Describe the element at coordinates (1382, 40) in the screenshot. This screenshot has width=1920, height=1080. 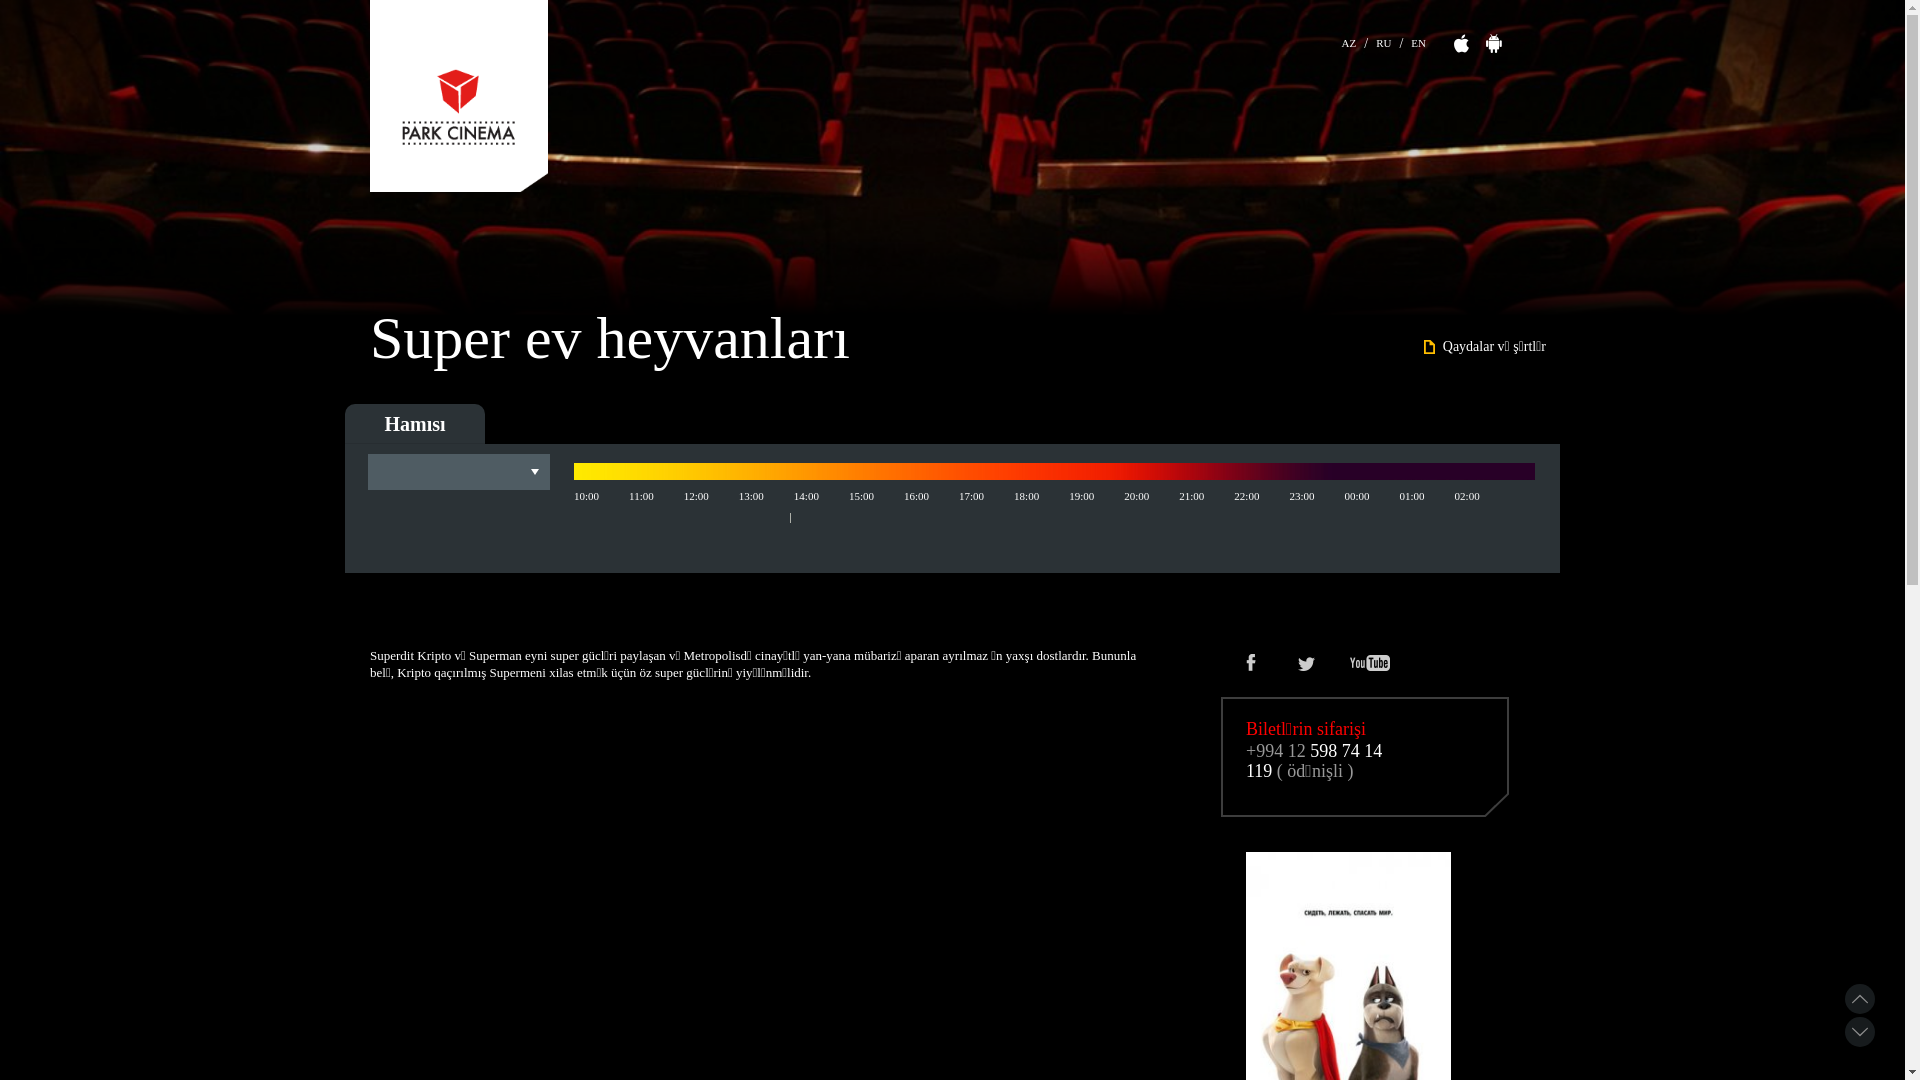
I see `'RU'` at that location.